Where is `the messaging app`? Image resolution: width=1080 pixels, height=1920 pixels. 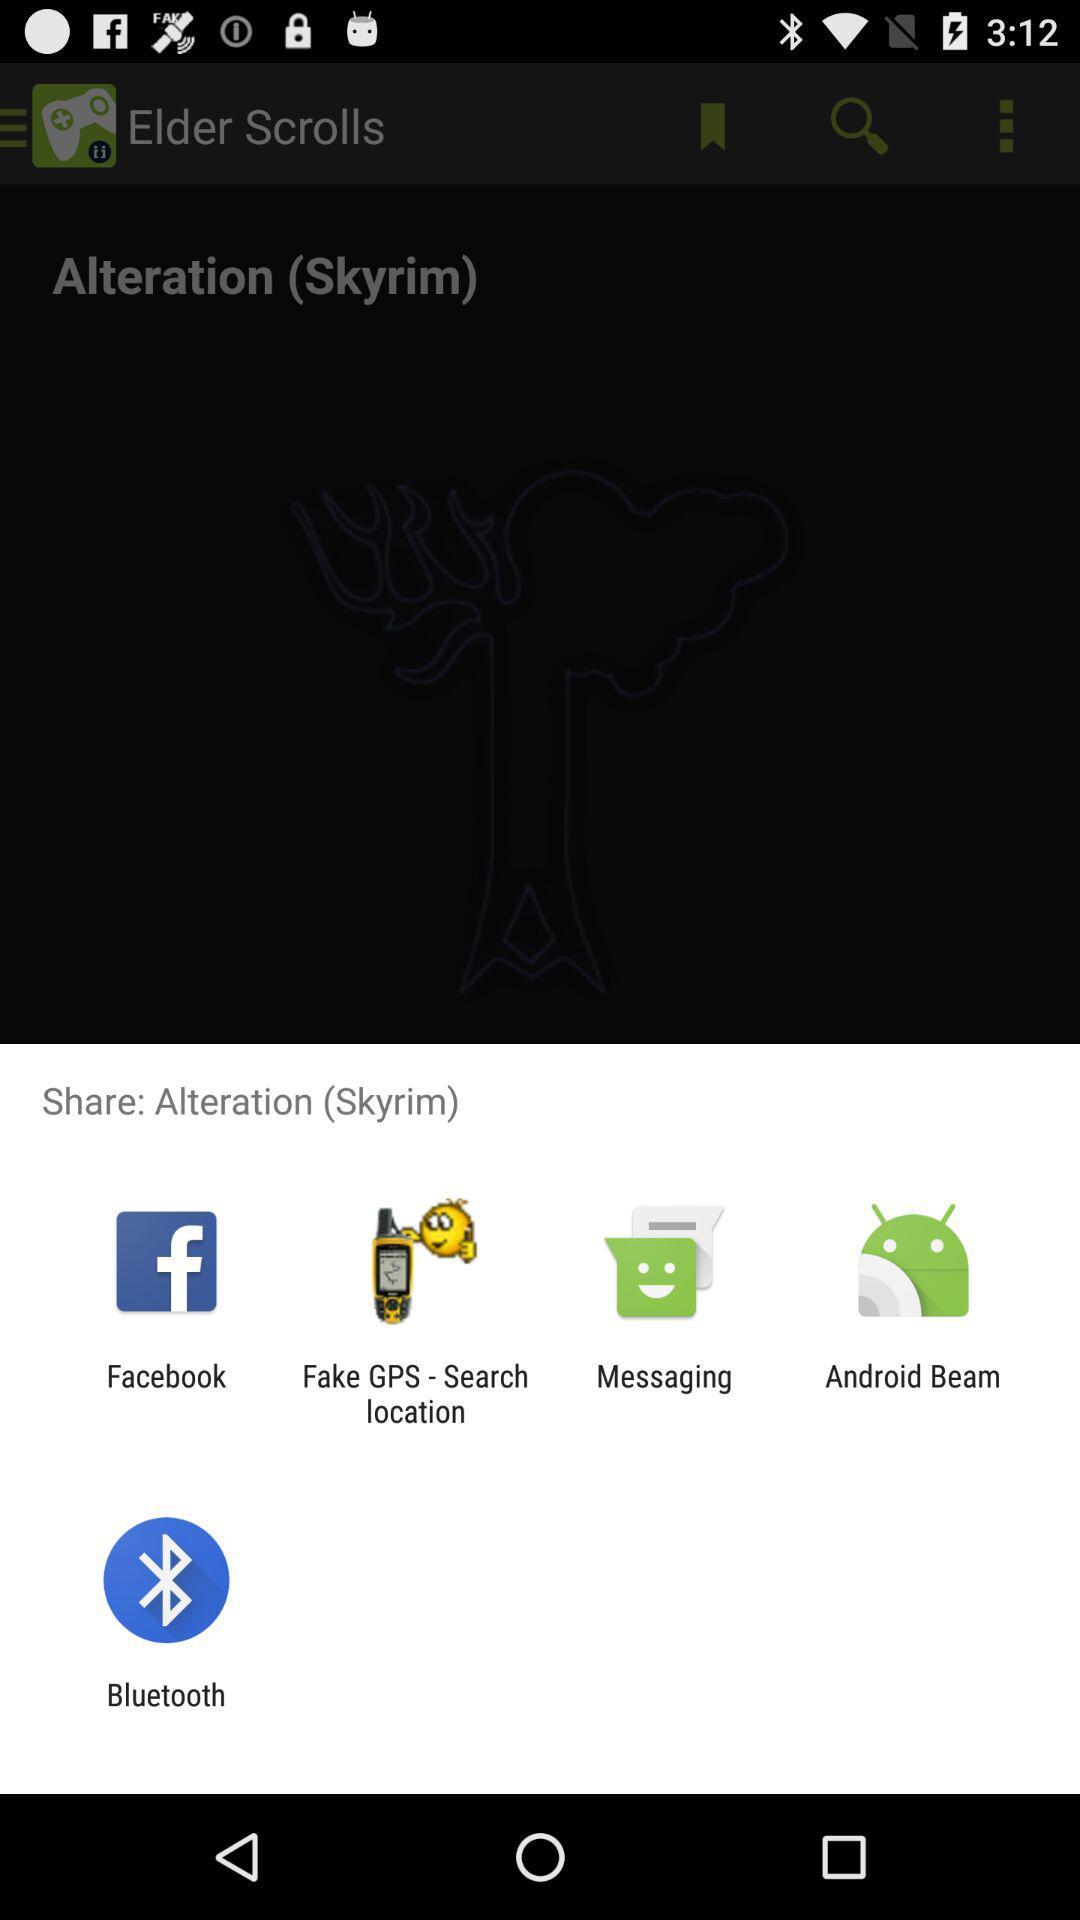 the messaging app is located at coordinates (664, 1392).